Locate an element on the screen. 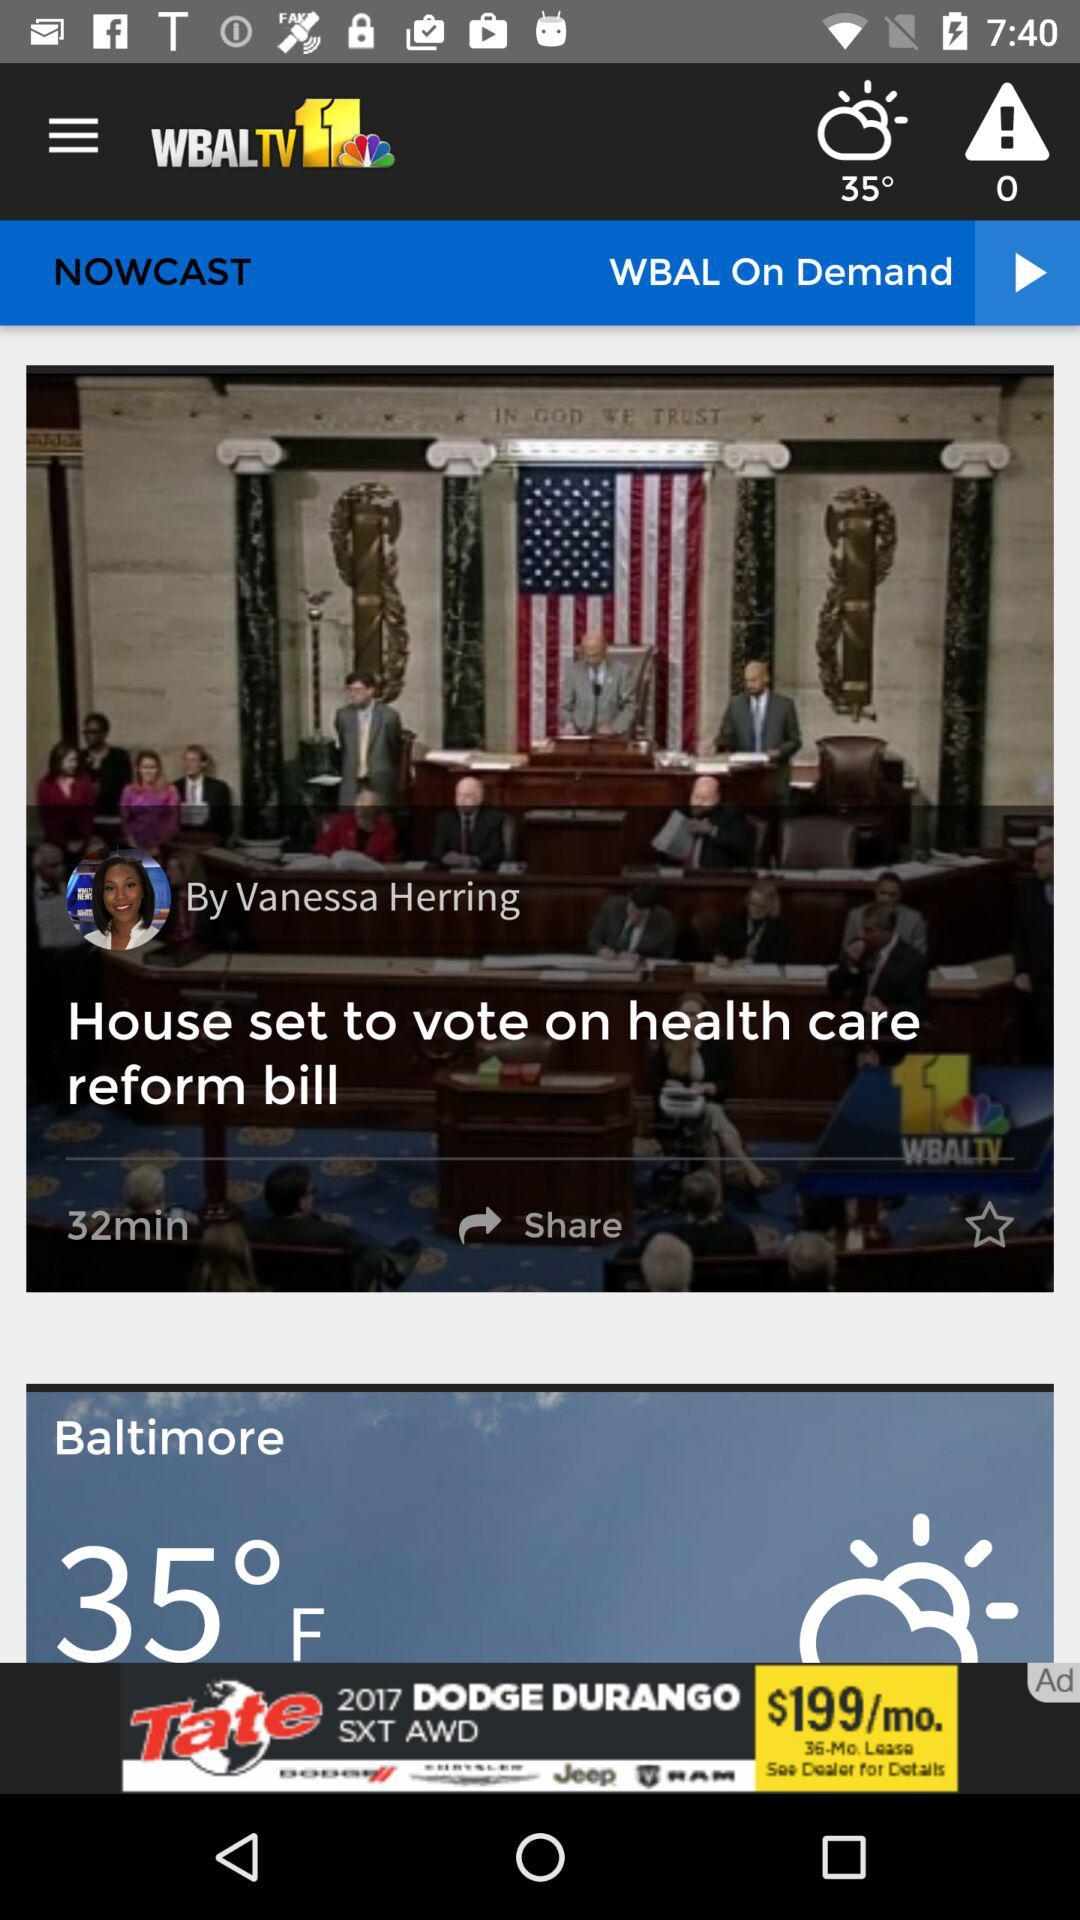 The image size is (1080, 1920). adverisment is located at coordinates (540, 1727).